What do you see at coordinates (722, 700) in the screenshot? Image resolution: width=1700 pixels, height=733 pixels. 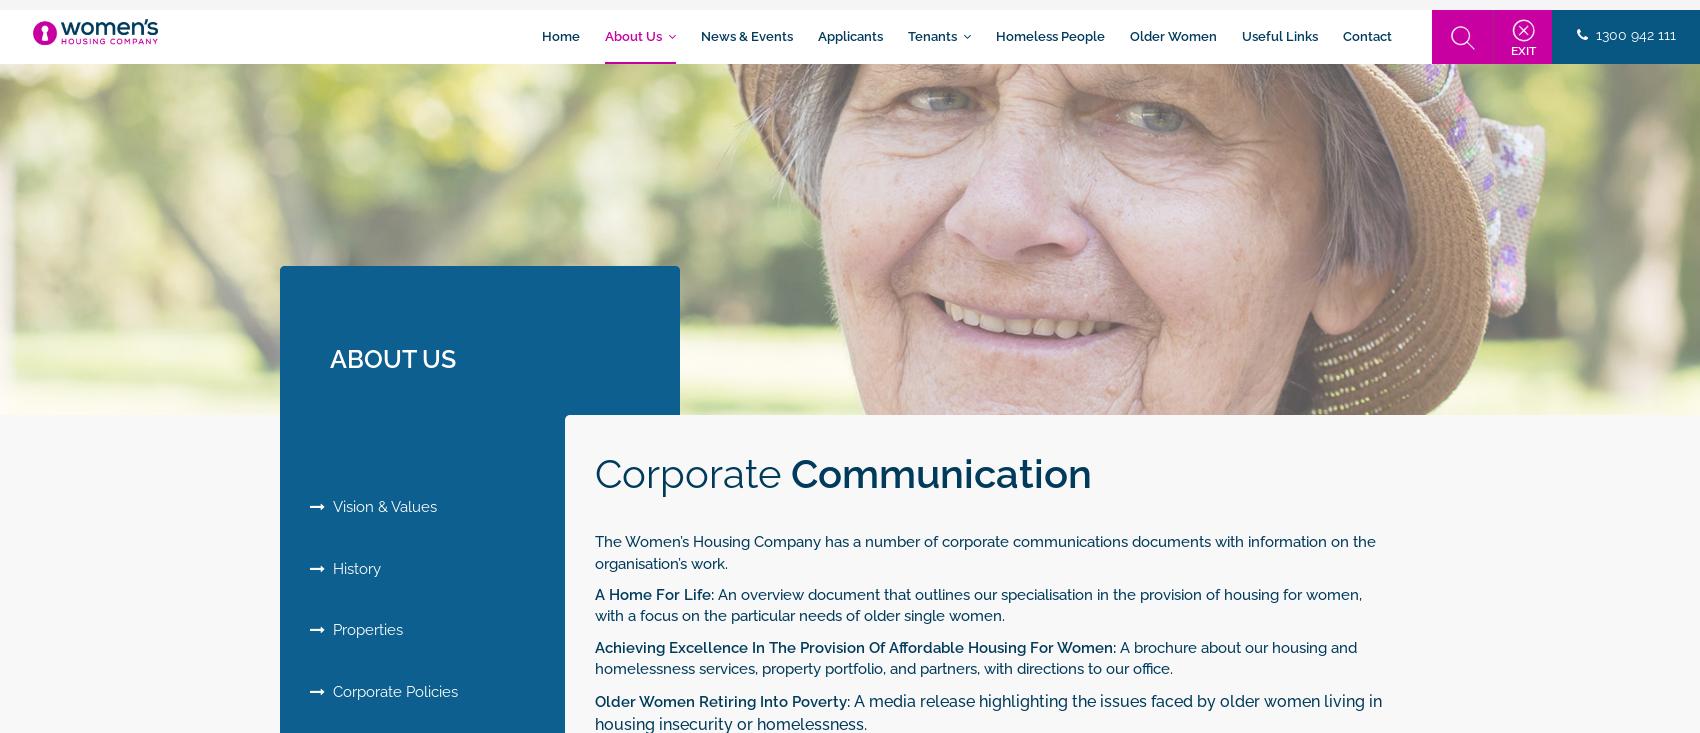 I see `'Older Women Retiring Into Poverty:'` at bounding box center [722, 700].